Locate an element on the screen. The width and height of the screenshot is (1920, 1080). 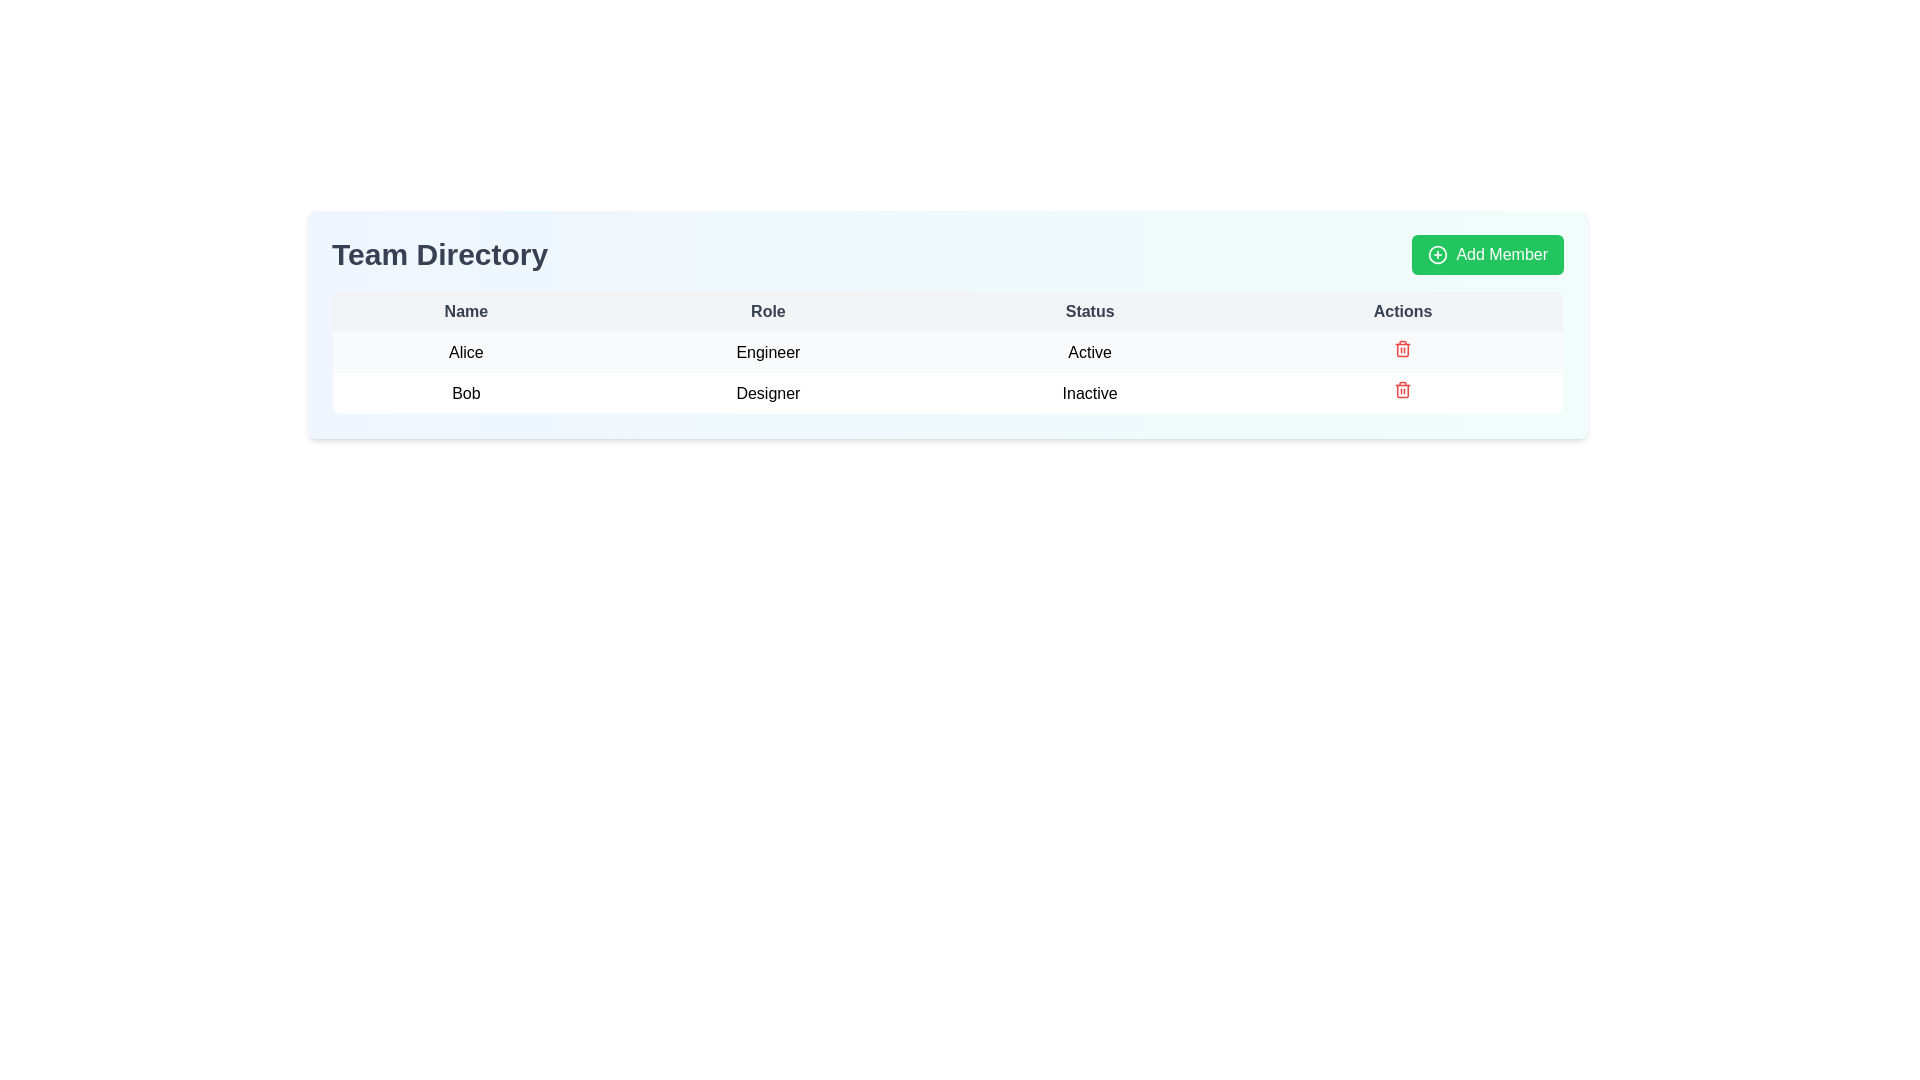
the first table row displaying user information with the text fields 'Alice', 'Engineer', 'Active' for navigation purposes is located at coordinates (947, 373).